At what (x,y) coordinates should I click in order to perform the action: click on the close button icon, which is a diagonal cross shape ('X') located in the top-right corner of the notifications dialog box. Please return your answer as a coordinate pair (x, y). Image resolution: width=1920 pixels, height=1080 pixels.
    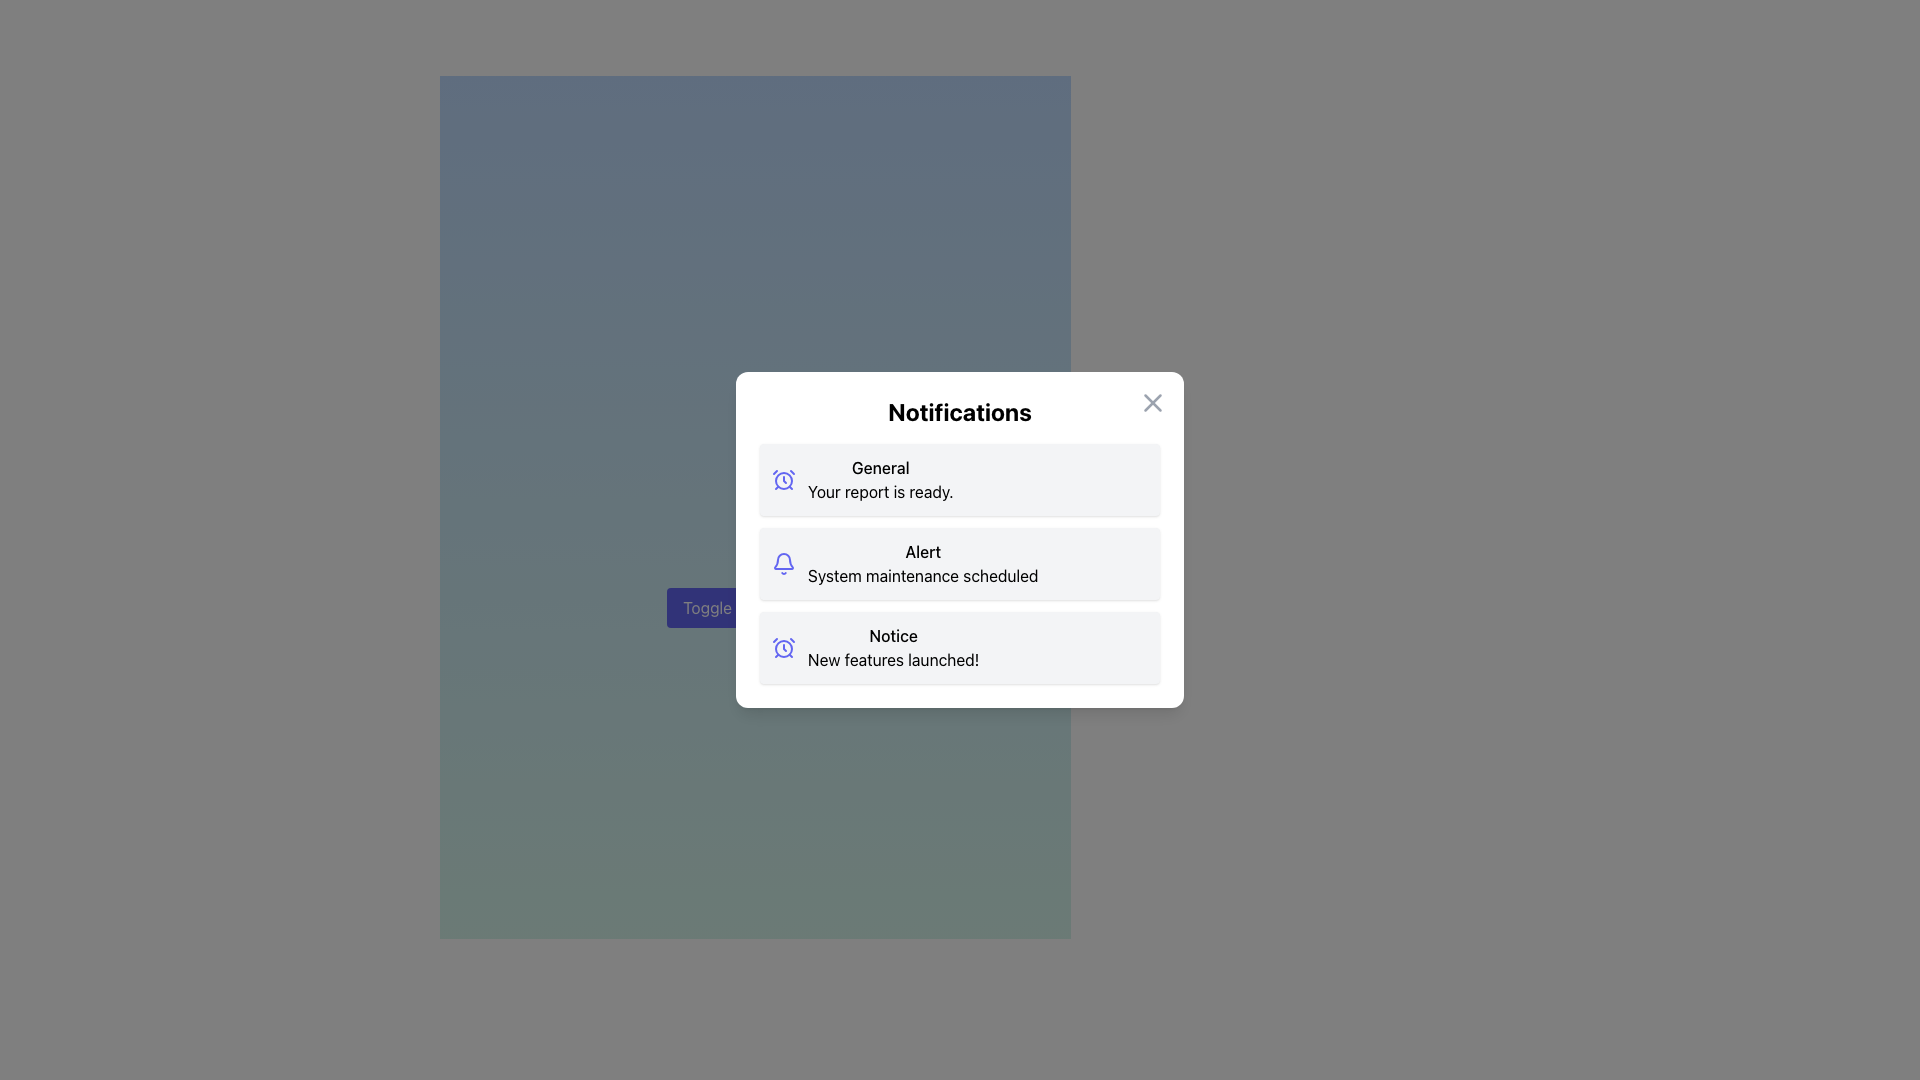
    Looking at the image, I should click on (1152, 402).